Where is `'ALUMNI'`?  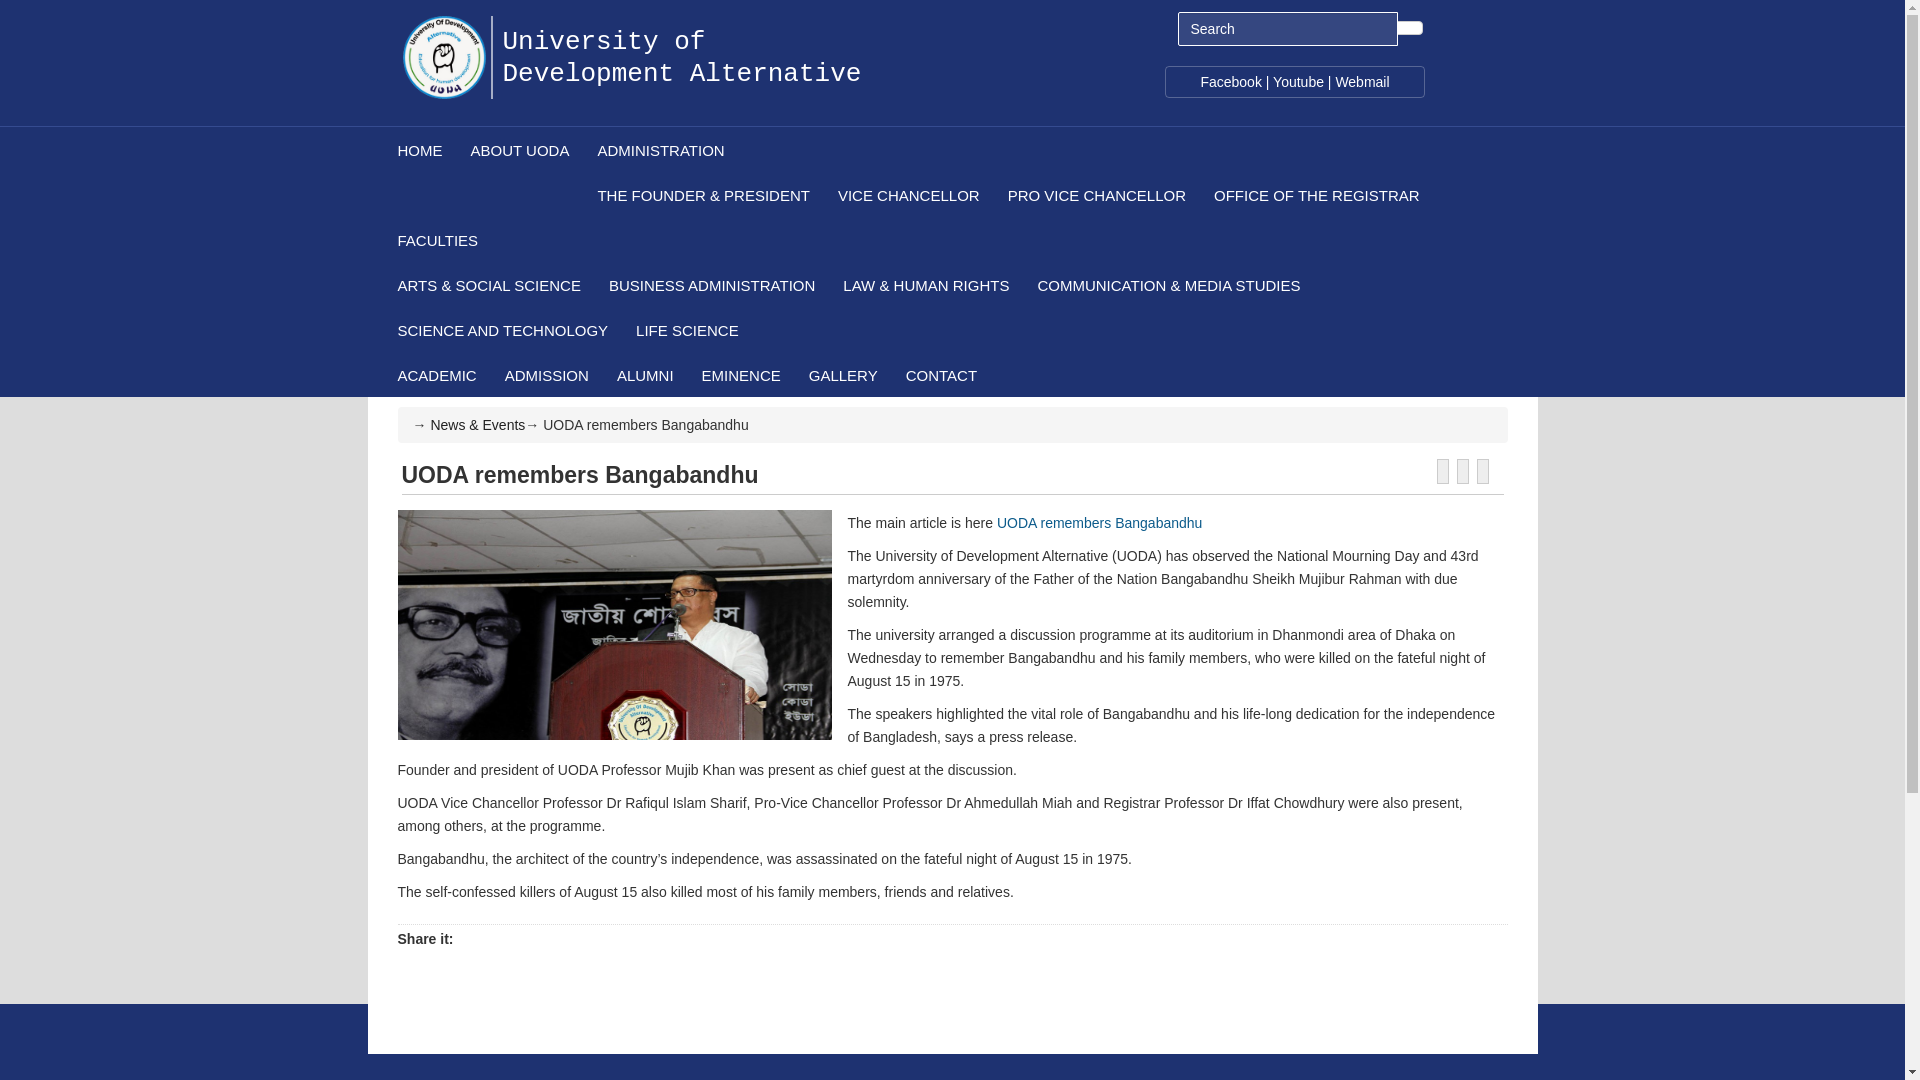 'ALUMNI' is located at coordinates (644, 374).